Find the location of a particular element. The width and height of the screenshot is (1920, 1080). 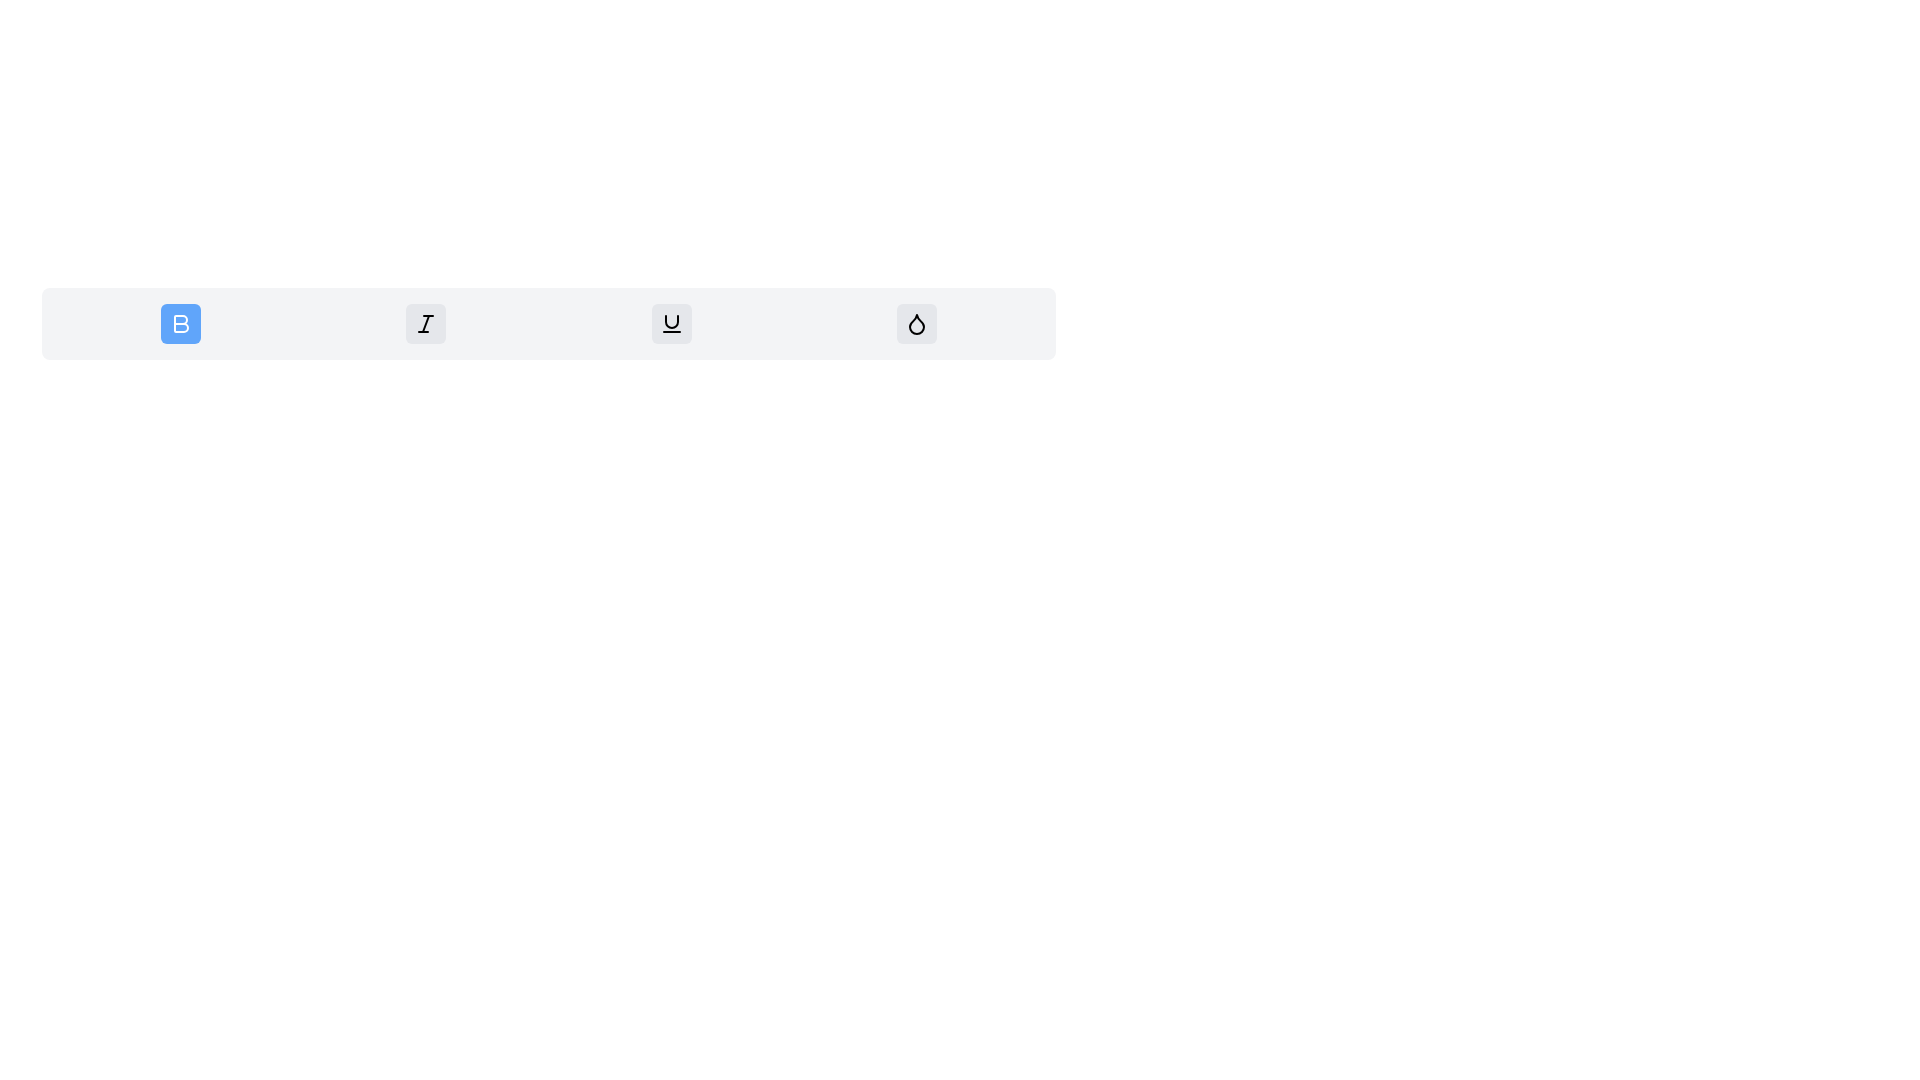

the fourth button from the left which contains a droplet-shaped icon is located at coordinates (916, 323).